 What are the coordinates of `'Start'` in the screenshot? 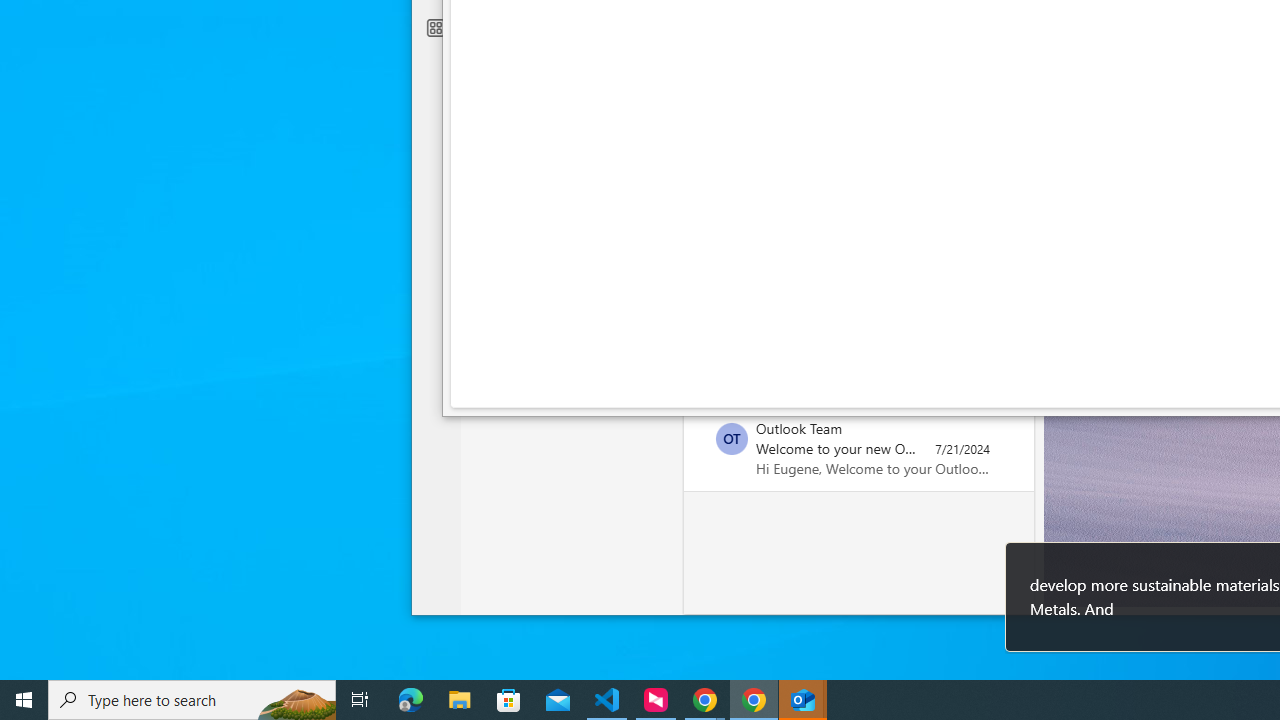 It's located at (24, 698).